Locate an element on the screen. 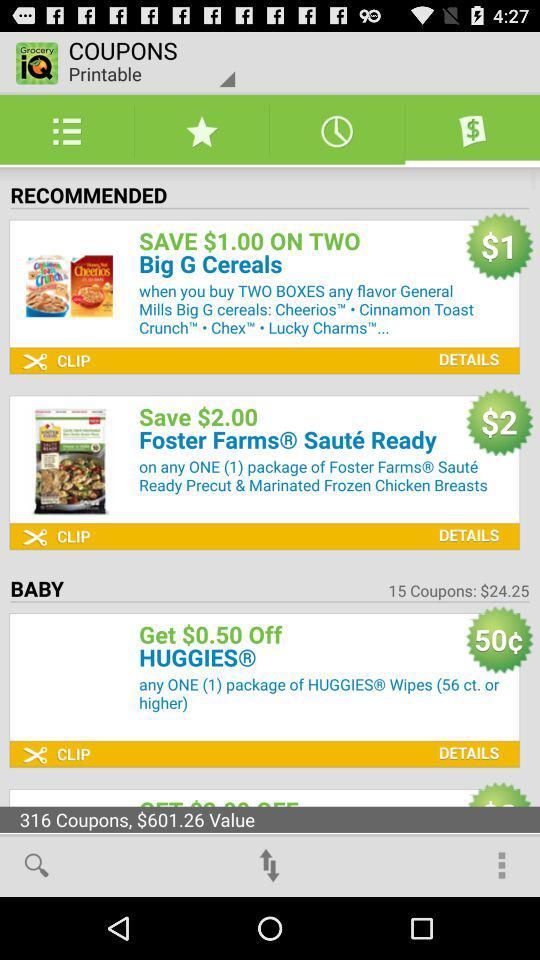  see more details is located at coordinates (464, 518).